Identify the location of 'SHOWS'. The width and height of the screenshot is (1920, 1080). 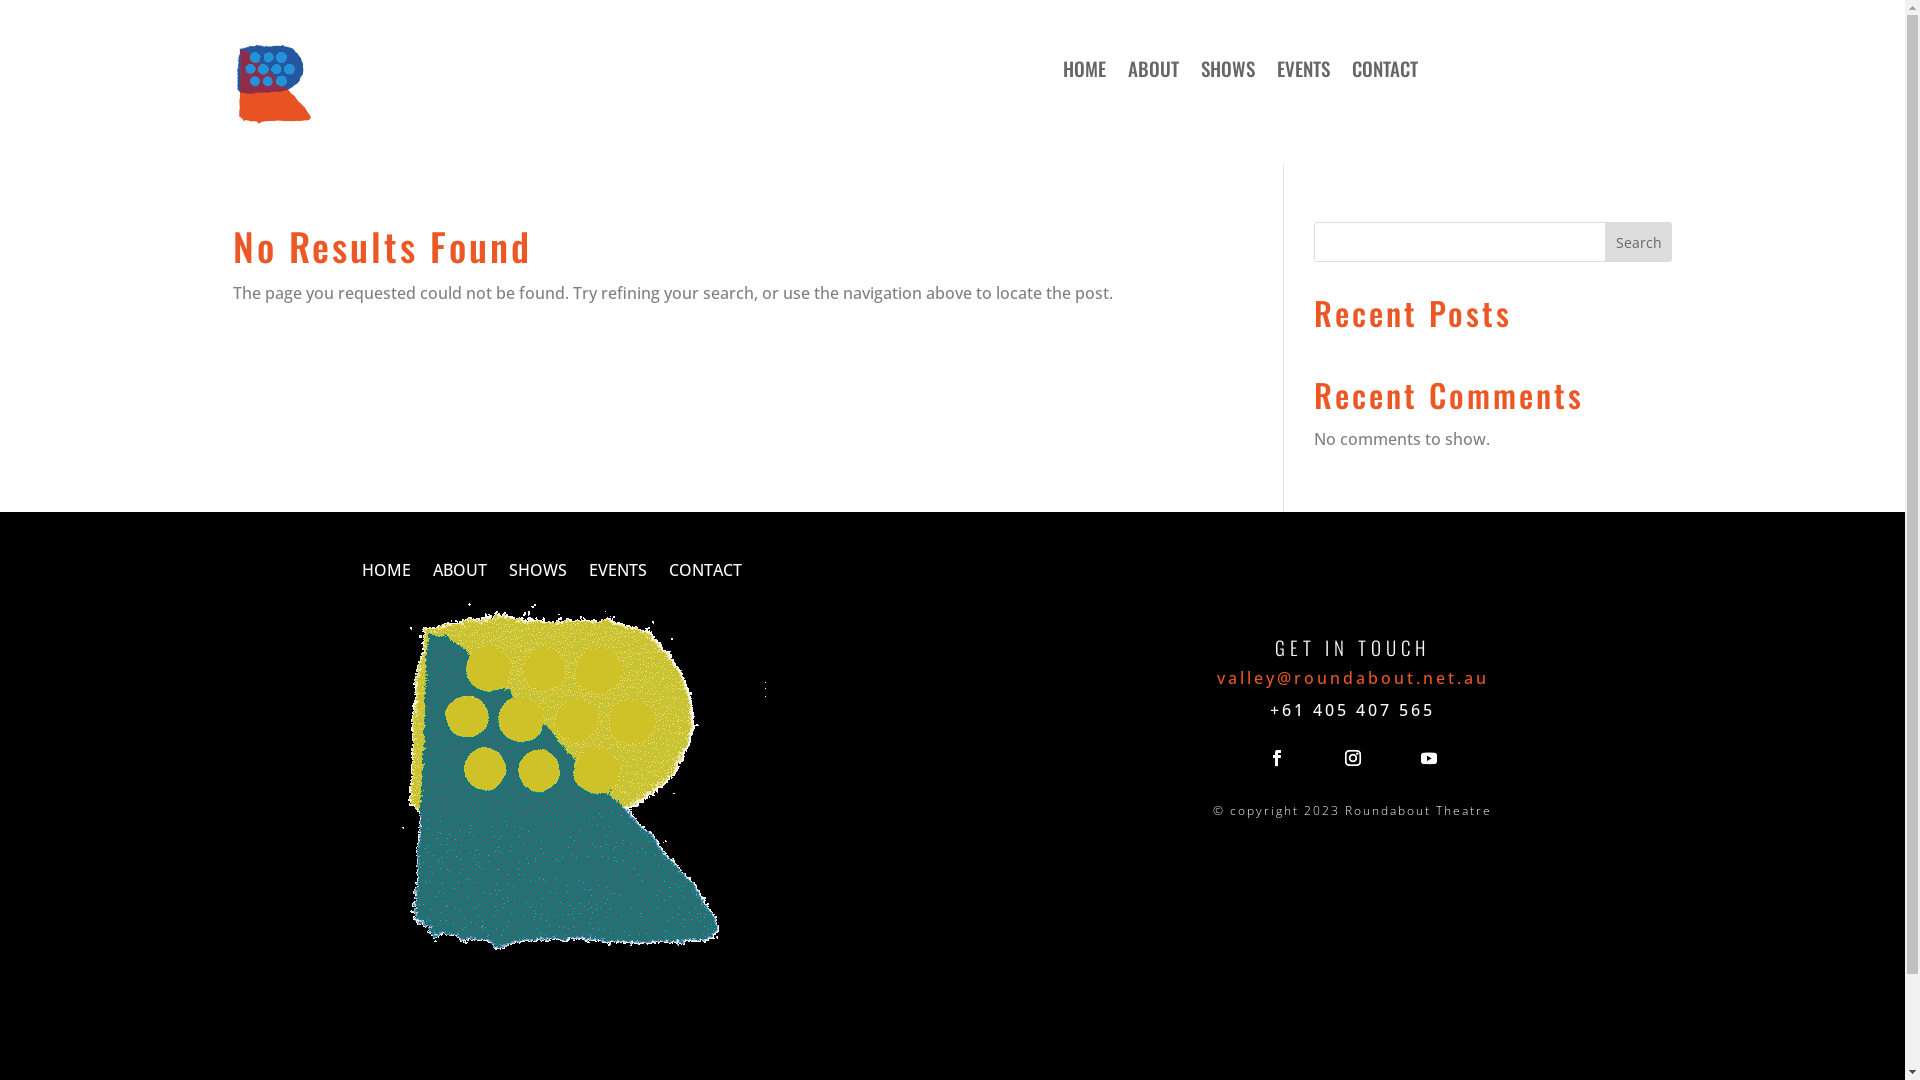
(537, 574).